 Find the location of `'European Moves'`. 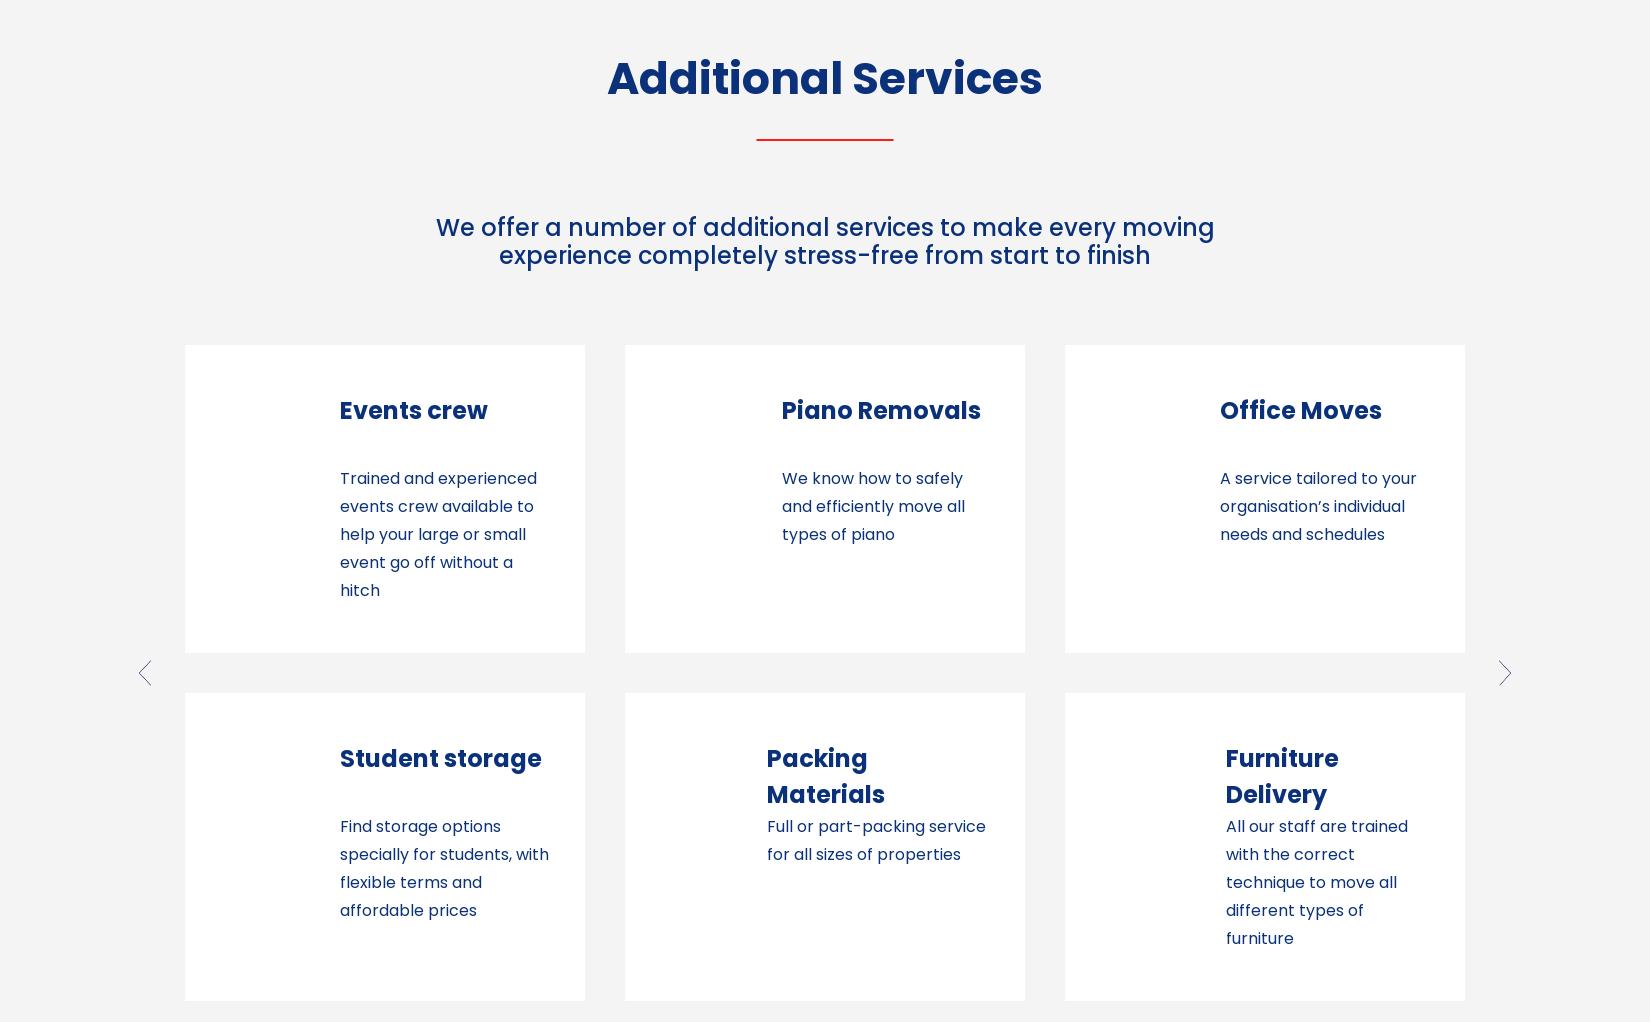

'European Moves' is located at coordinates (1219, 409).